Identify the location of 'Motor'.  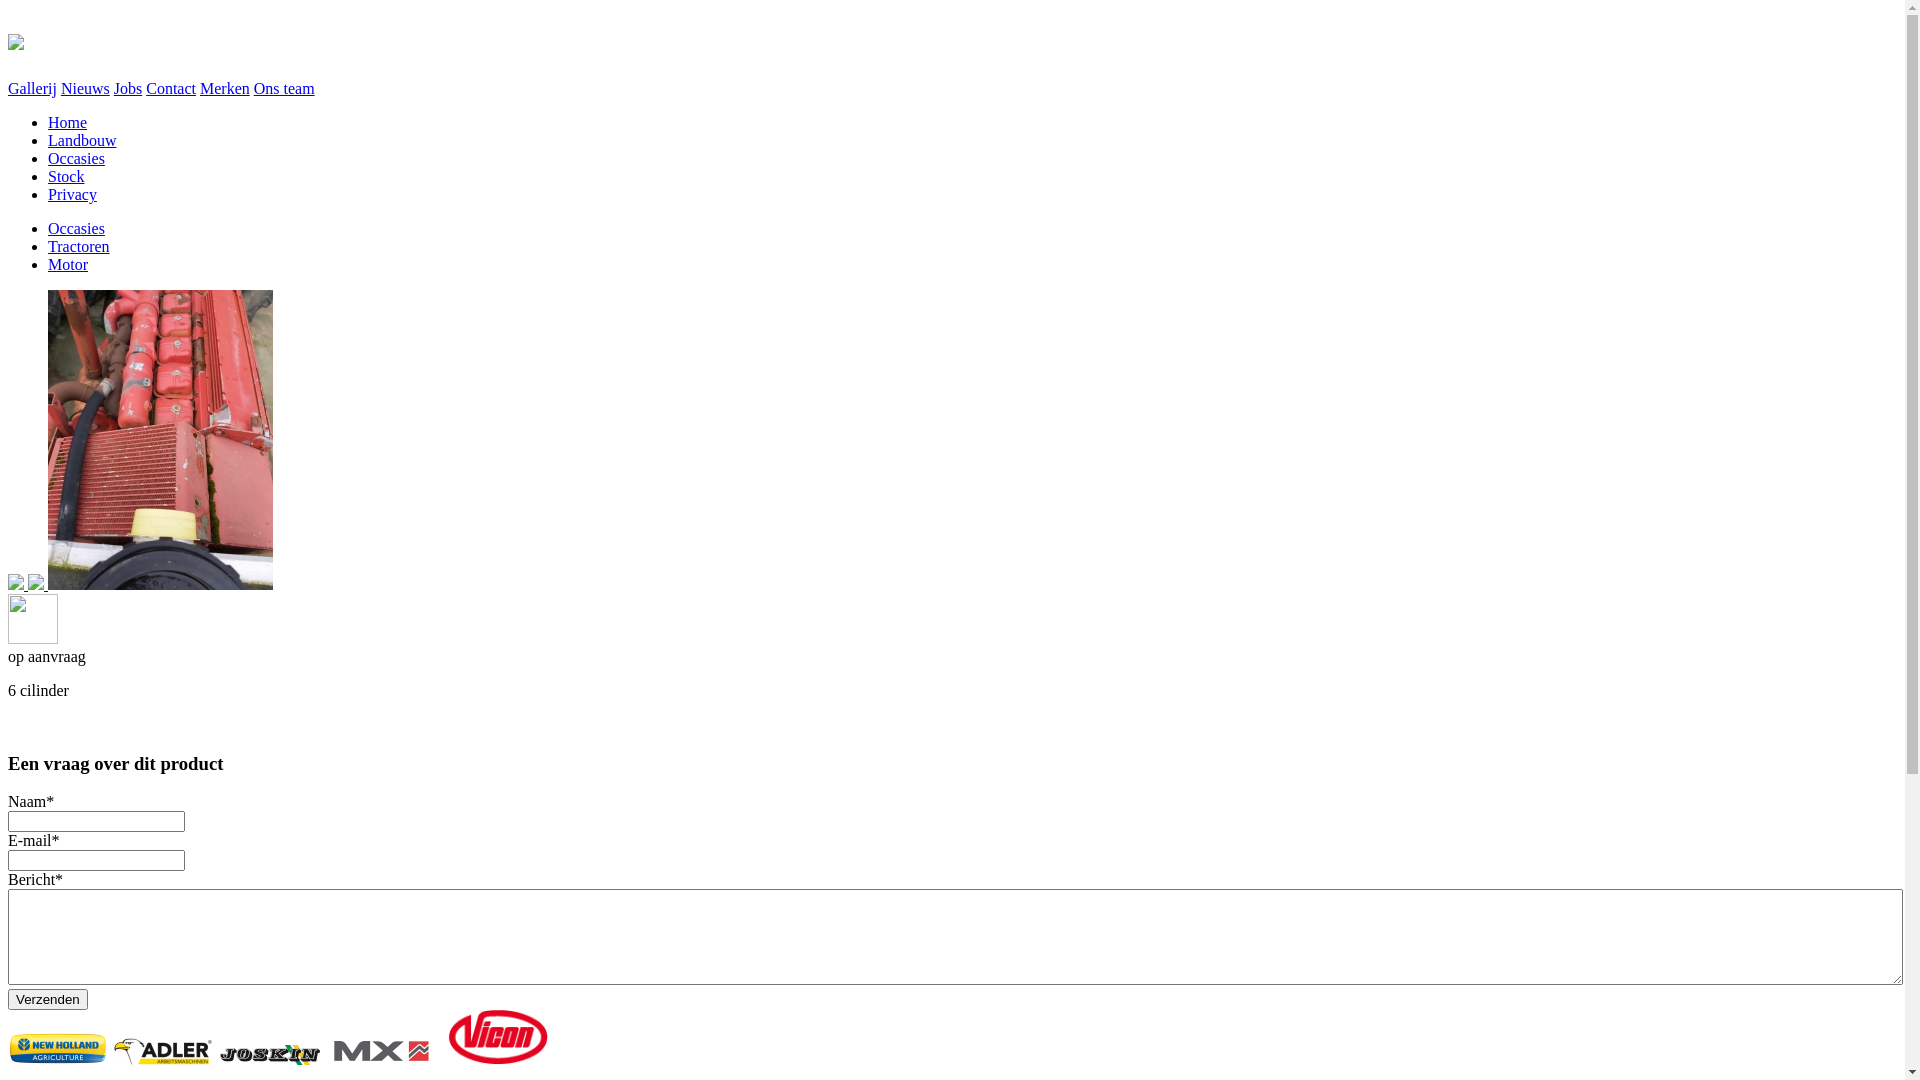
(67, 263).